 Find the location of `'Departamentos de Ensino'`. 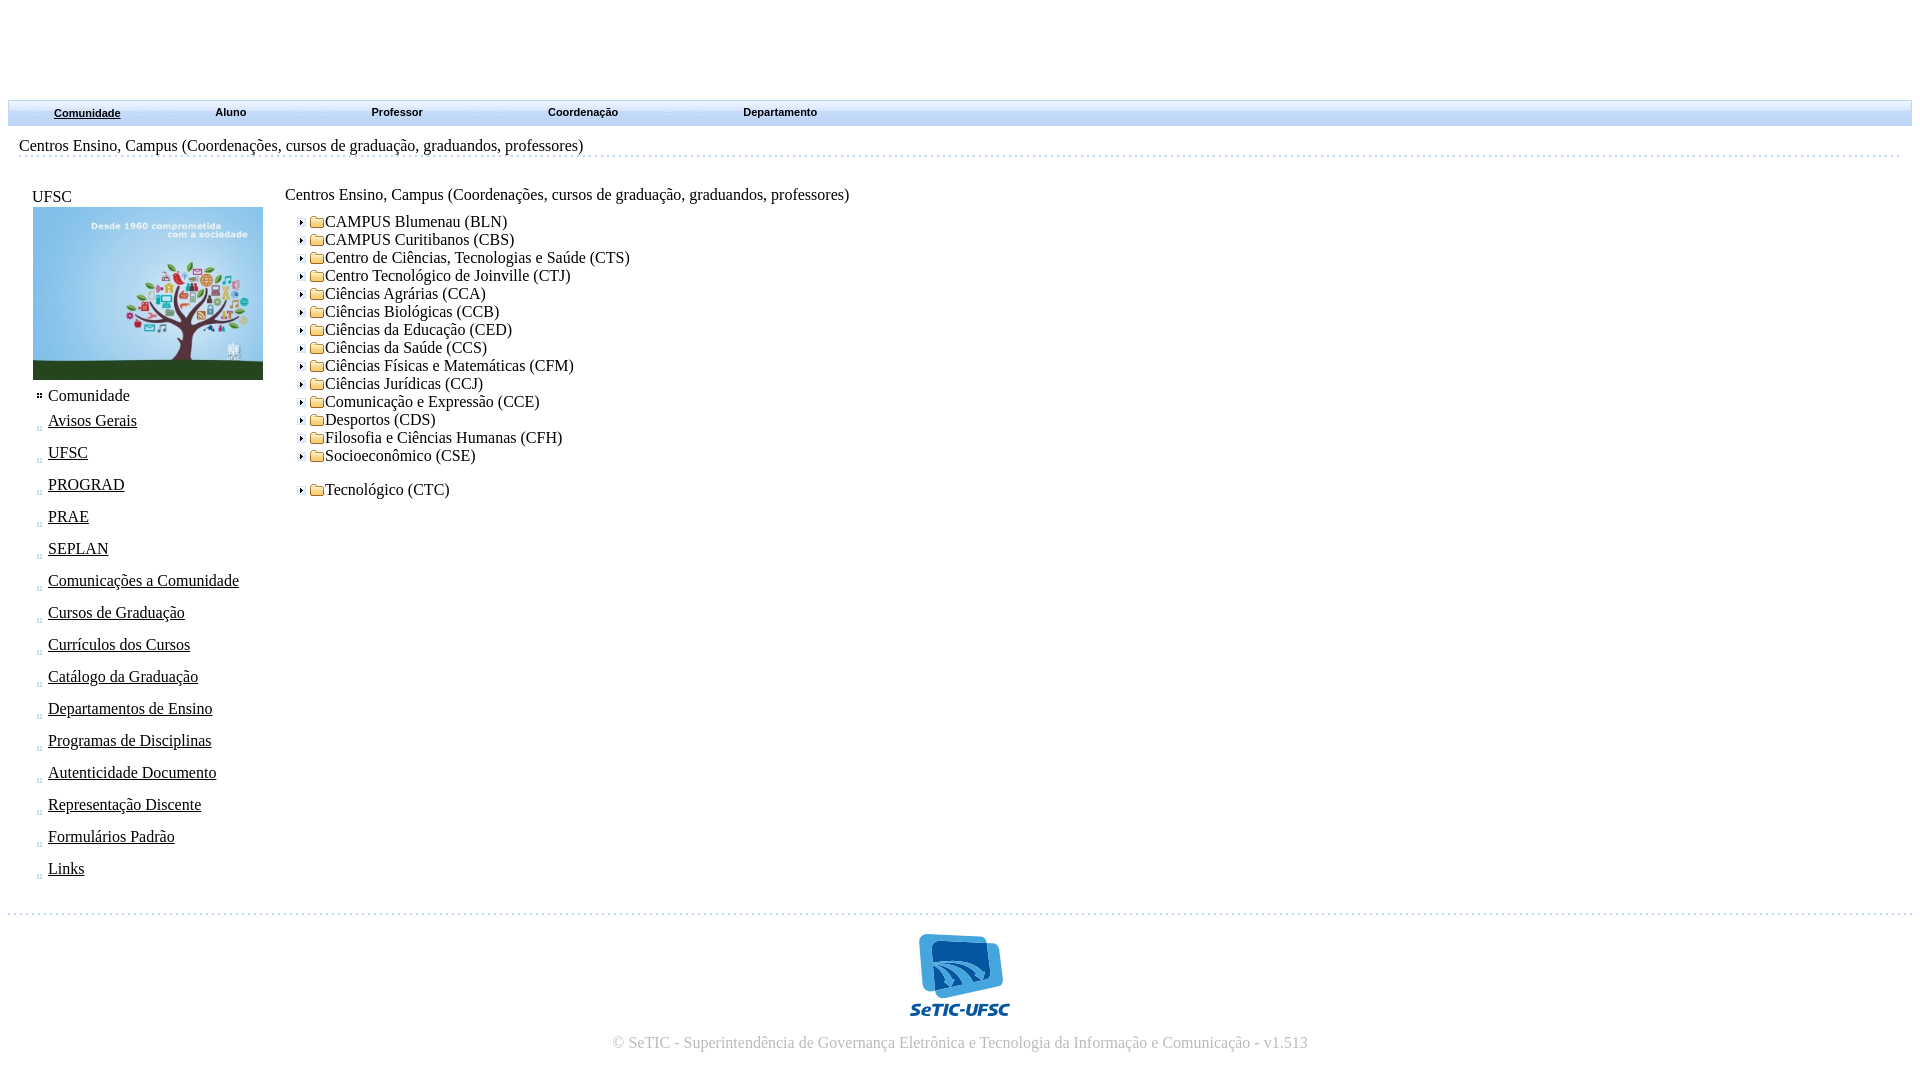

'Departamentos de Ensino' is located at coordinates (128, 707).